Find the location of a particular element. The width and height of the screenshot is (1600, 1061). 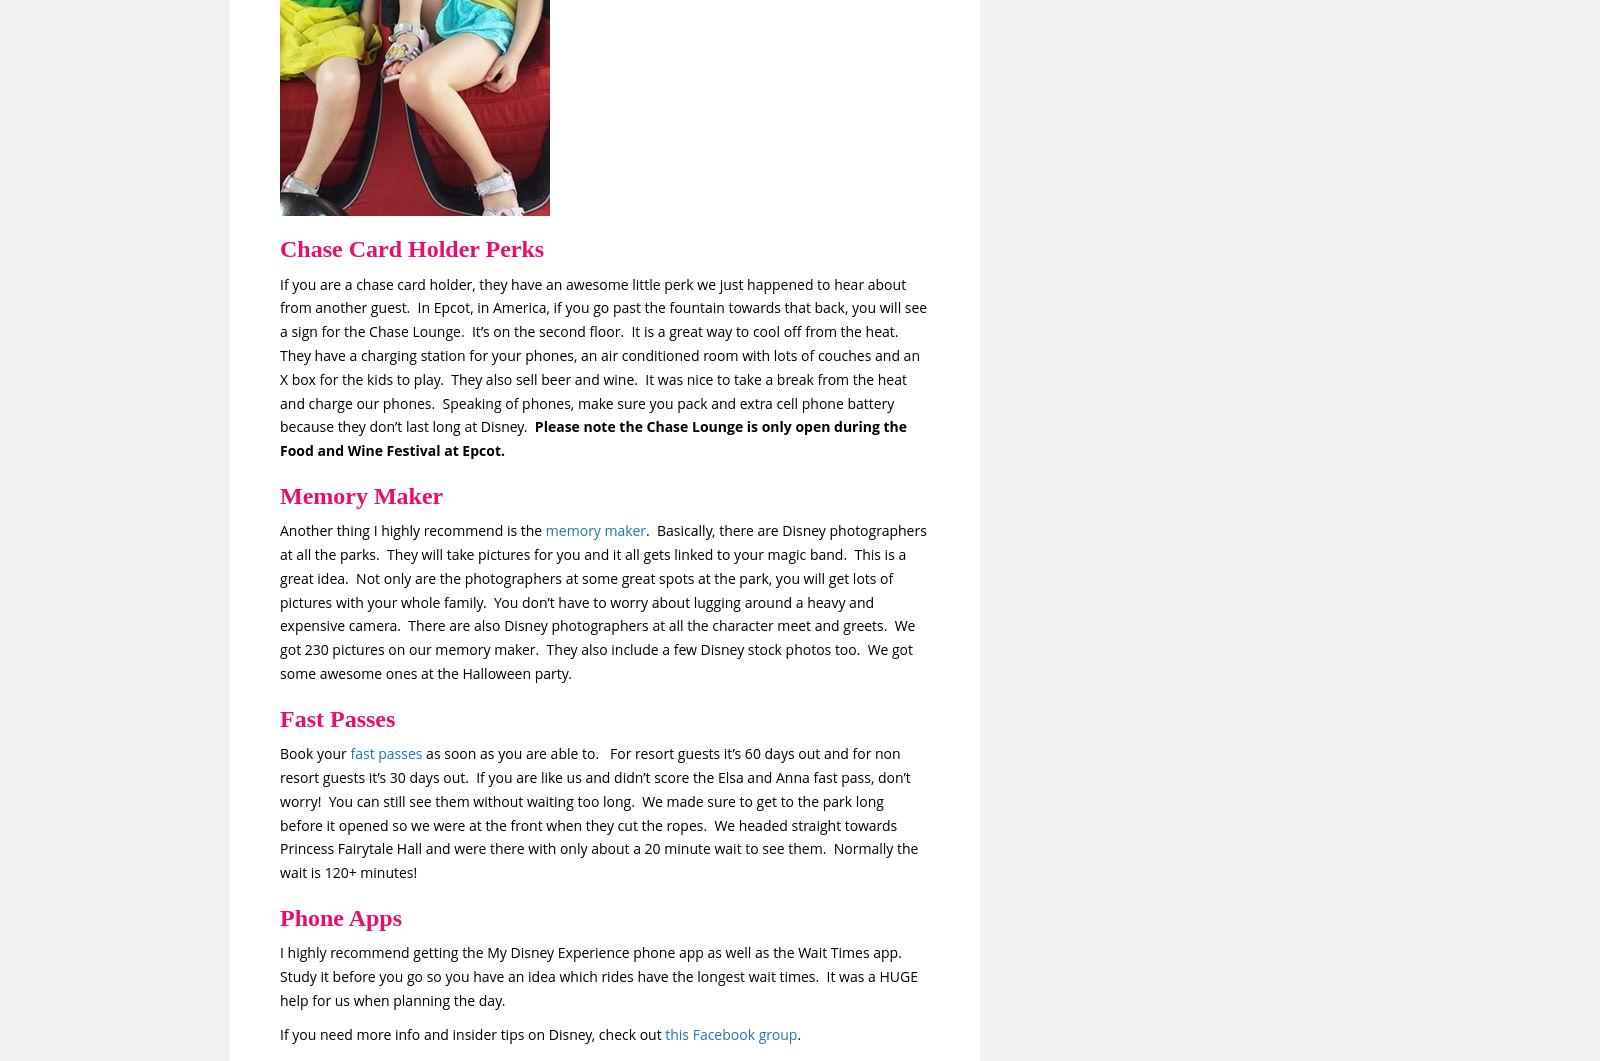

'Please note the Chase Lounge is only open during the Food and Wine Festival at Epcot.' is located at coordinates (280, 438).